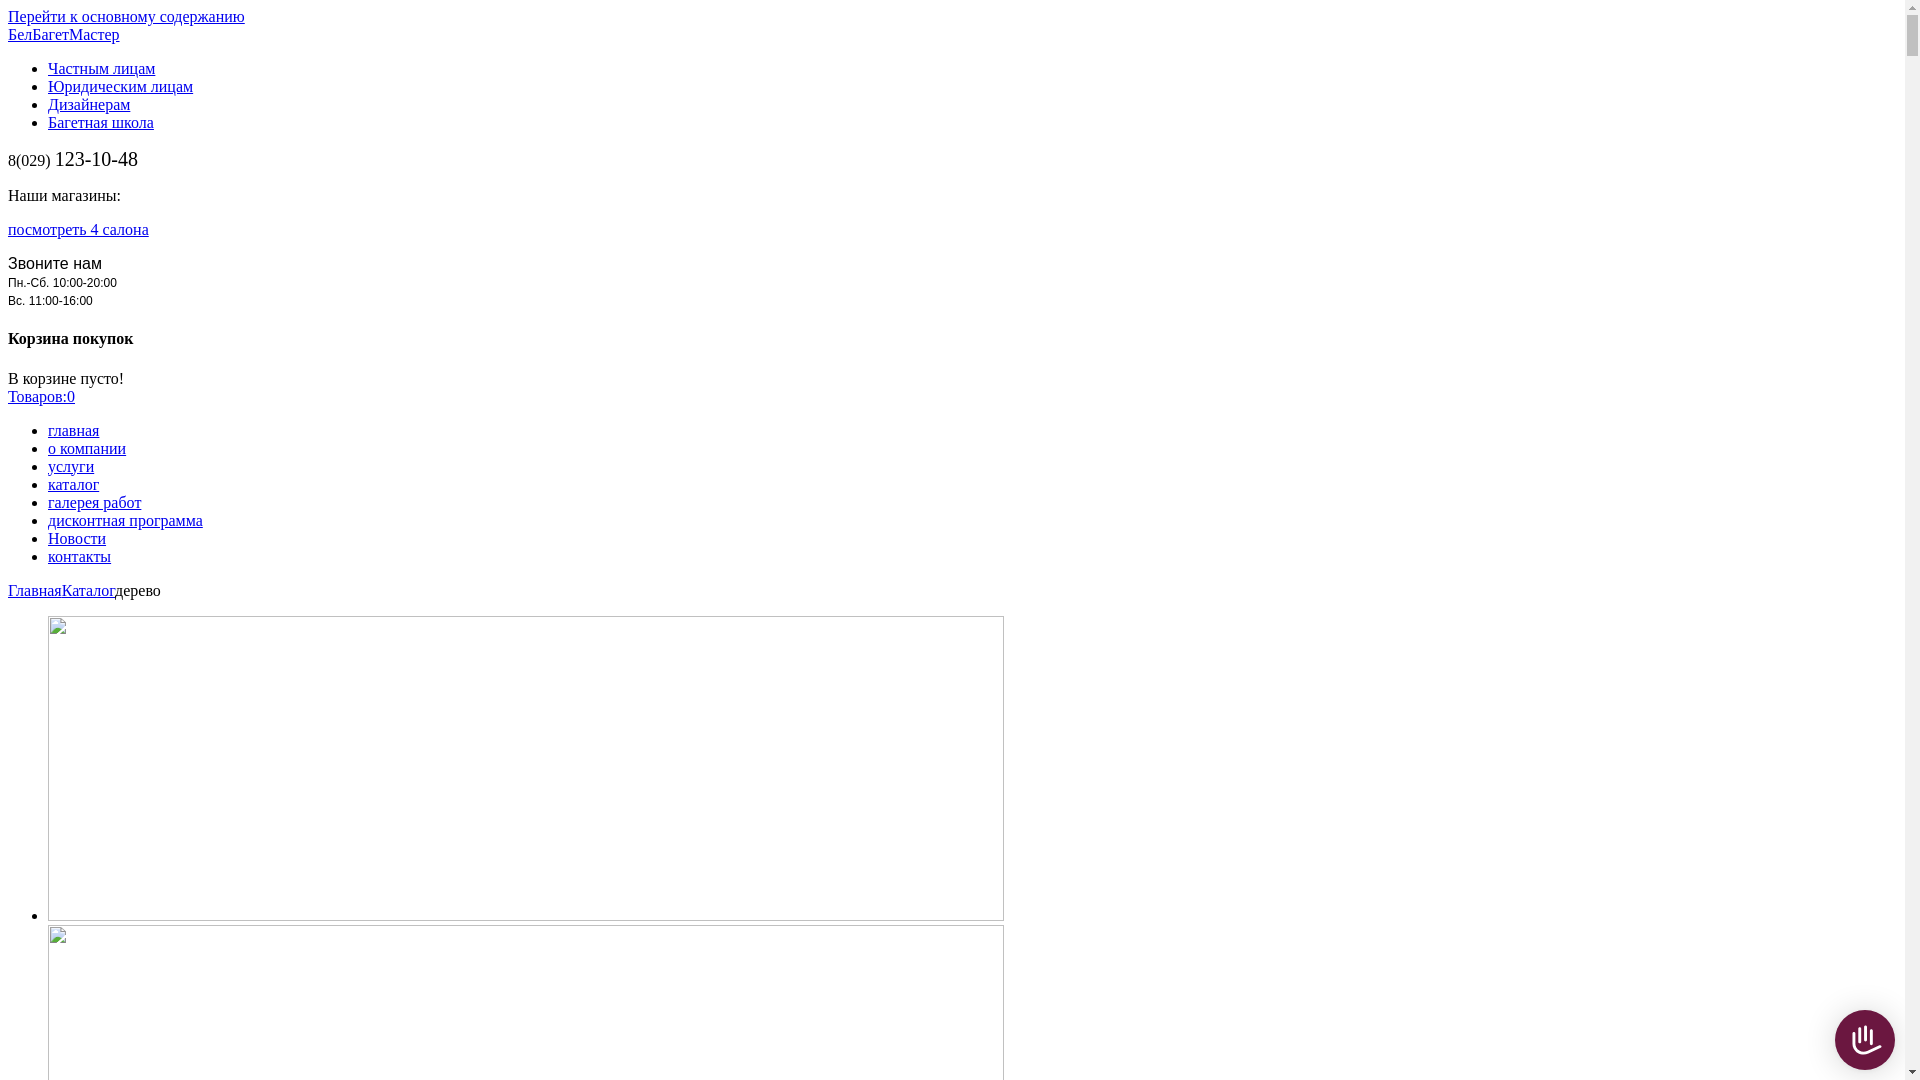  What do you see at coordinates (72, 159) in the screenshot?
I see `'8(029) 123-10-48'` at bounding box center [72, 159].